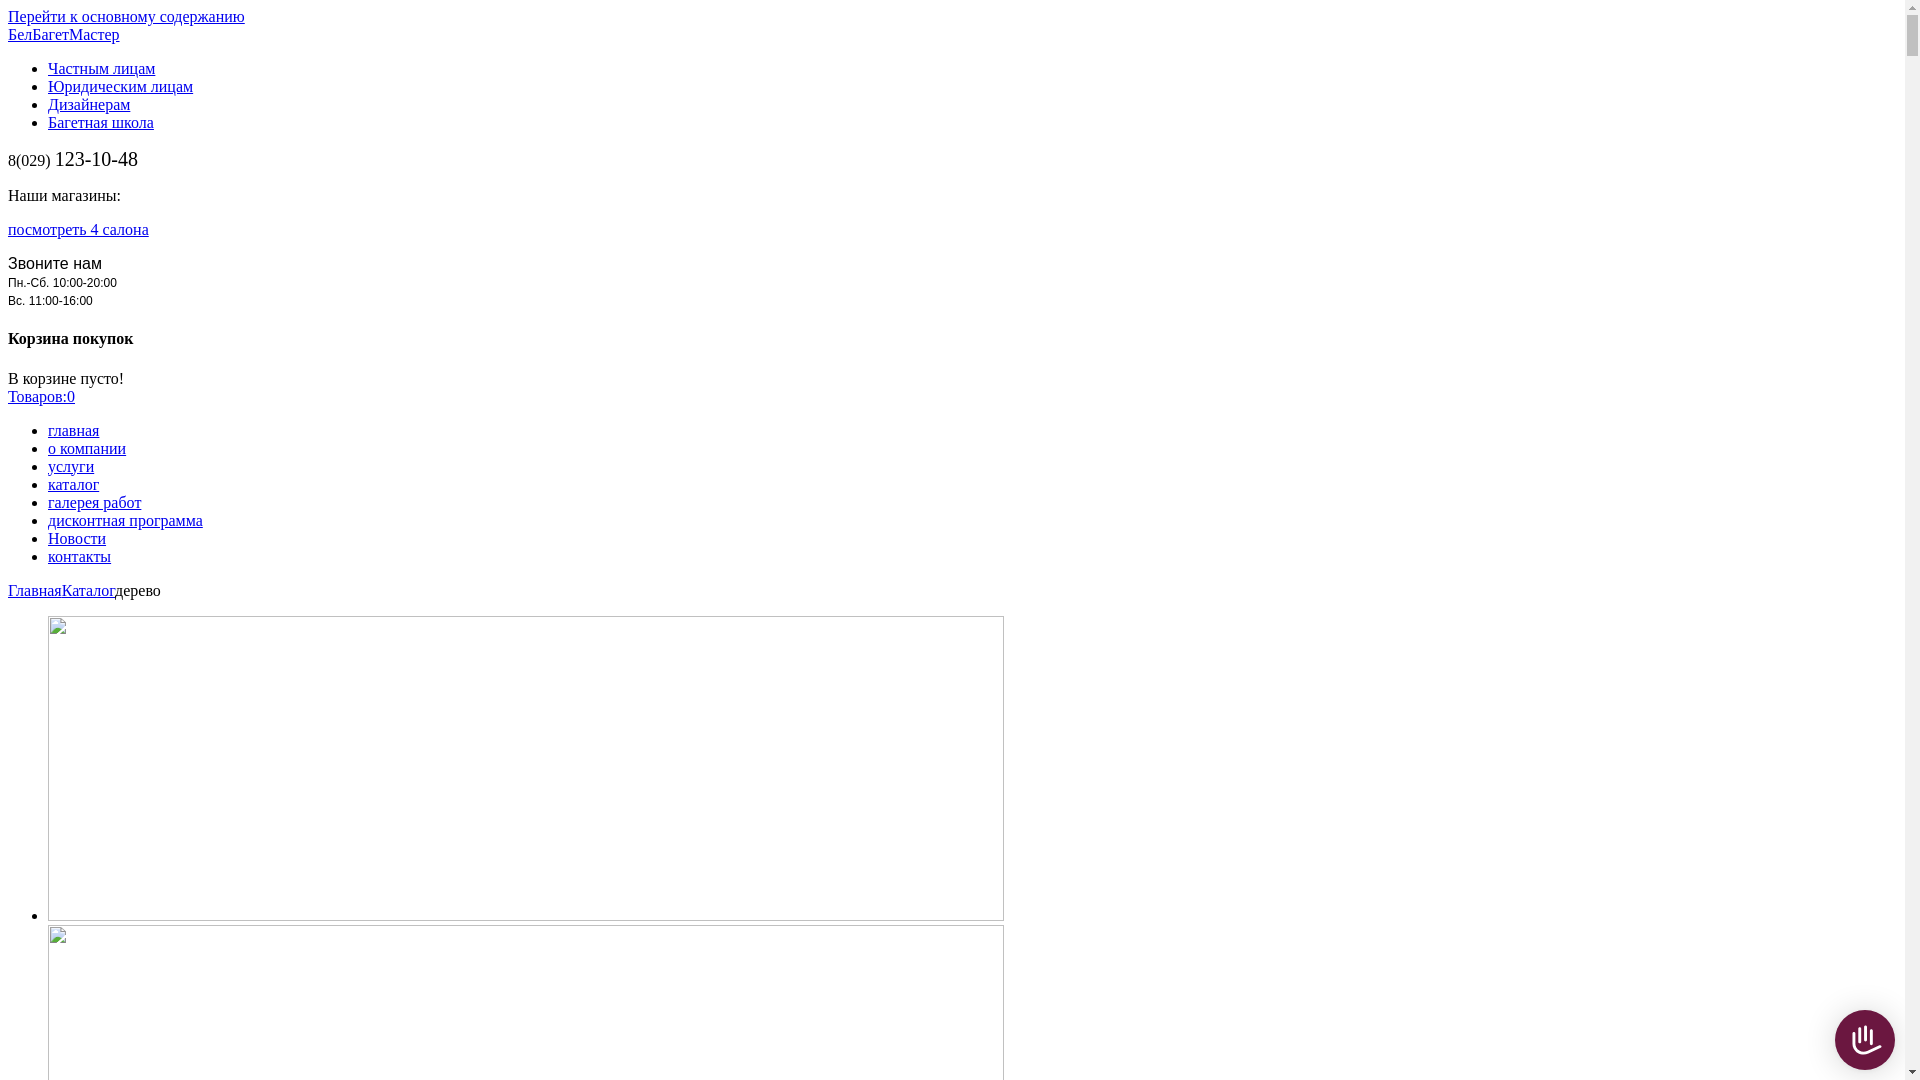  What do you see at coordinates (72, 159) in the screenshot?
I see `'8(029) 123-10-48'` at bounding box center [72, 159].